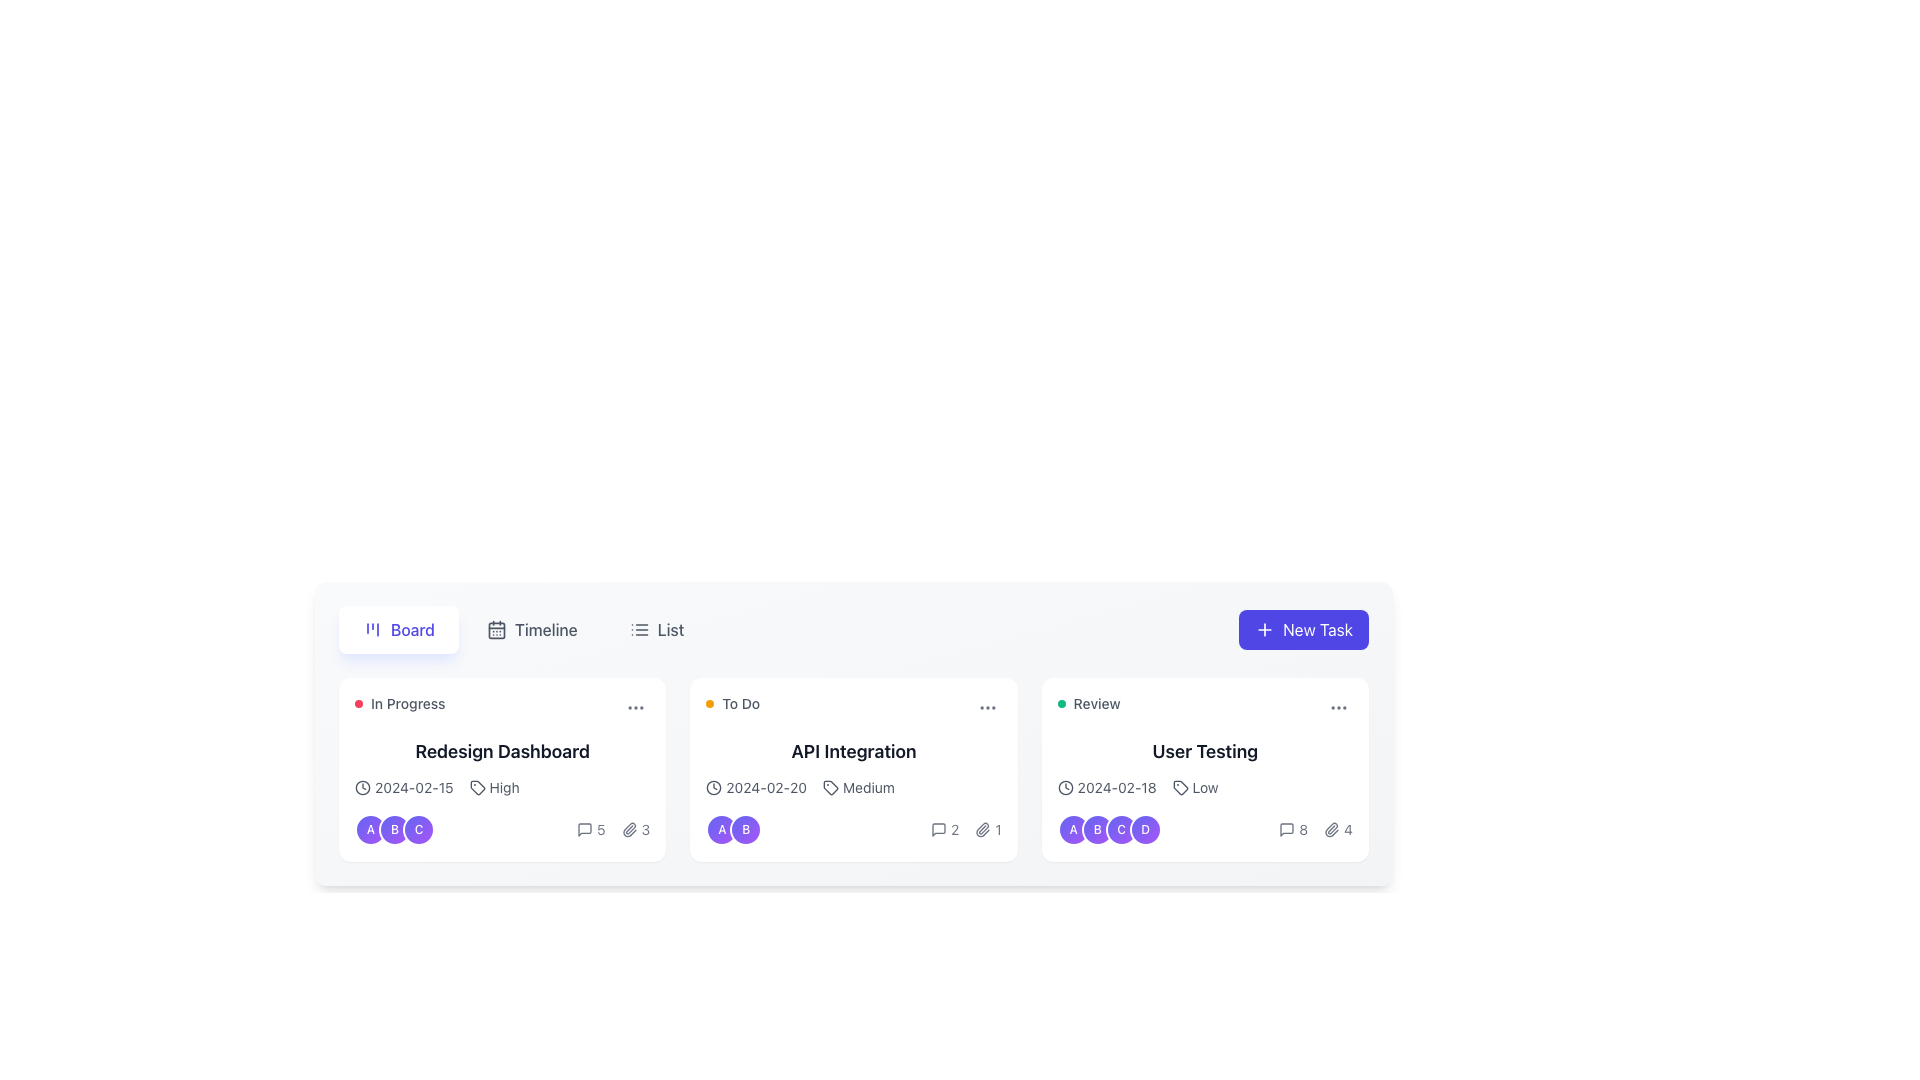 The image size is (1920, 1080). Describe the element at coordinates (854, 829) in the screenshot. I see `displayed data of the Composite information display located in the second column of the task board, within the card titled 'API Integration', near the bottom of the card` at that location.